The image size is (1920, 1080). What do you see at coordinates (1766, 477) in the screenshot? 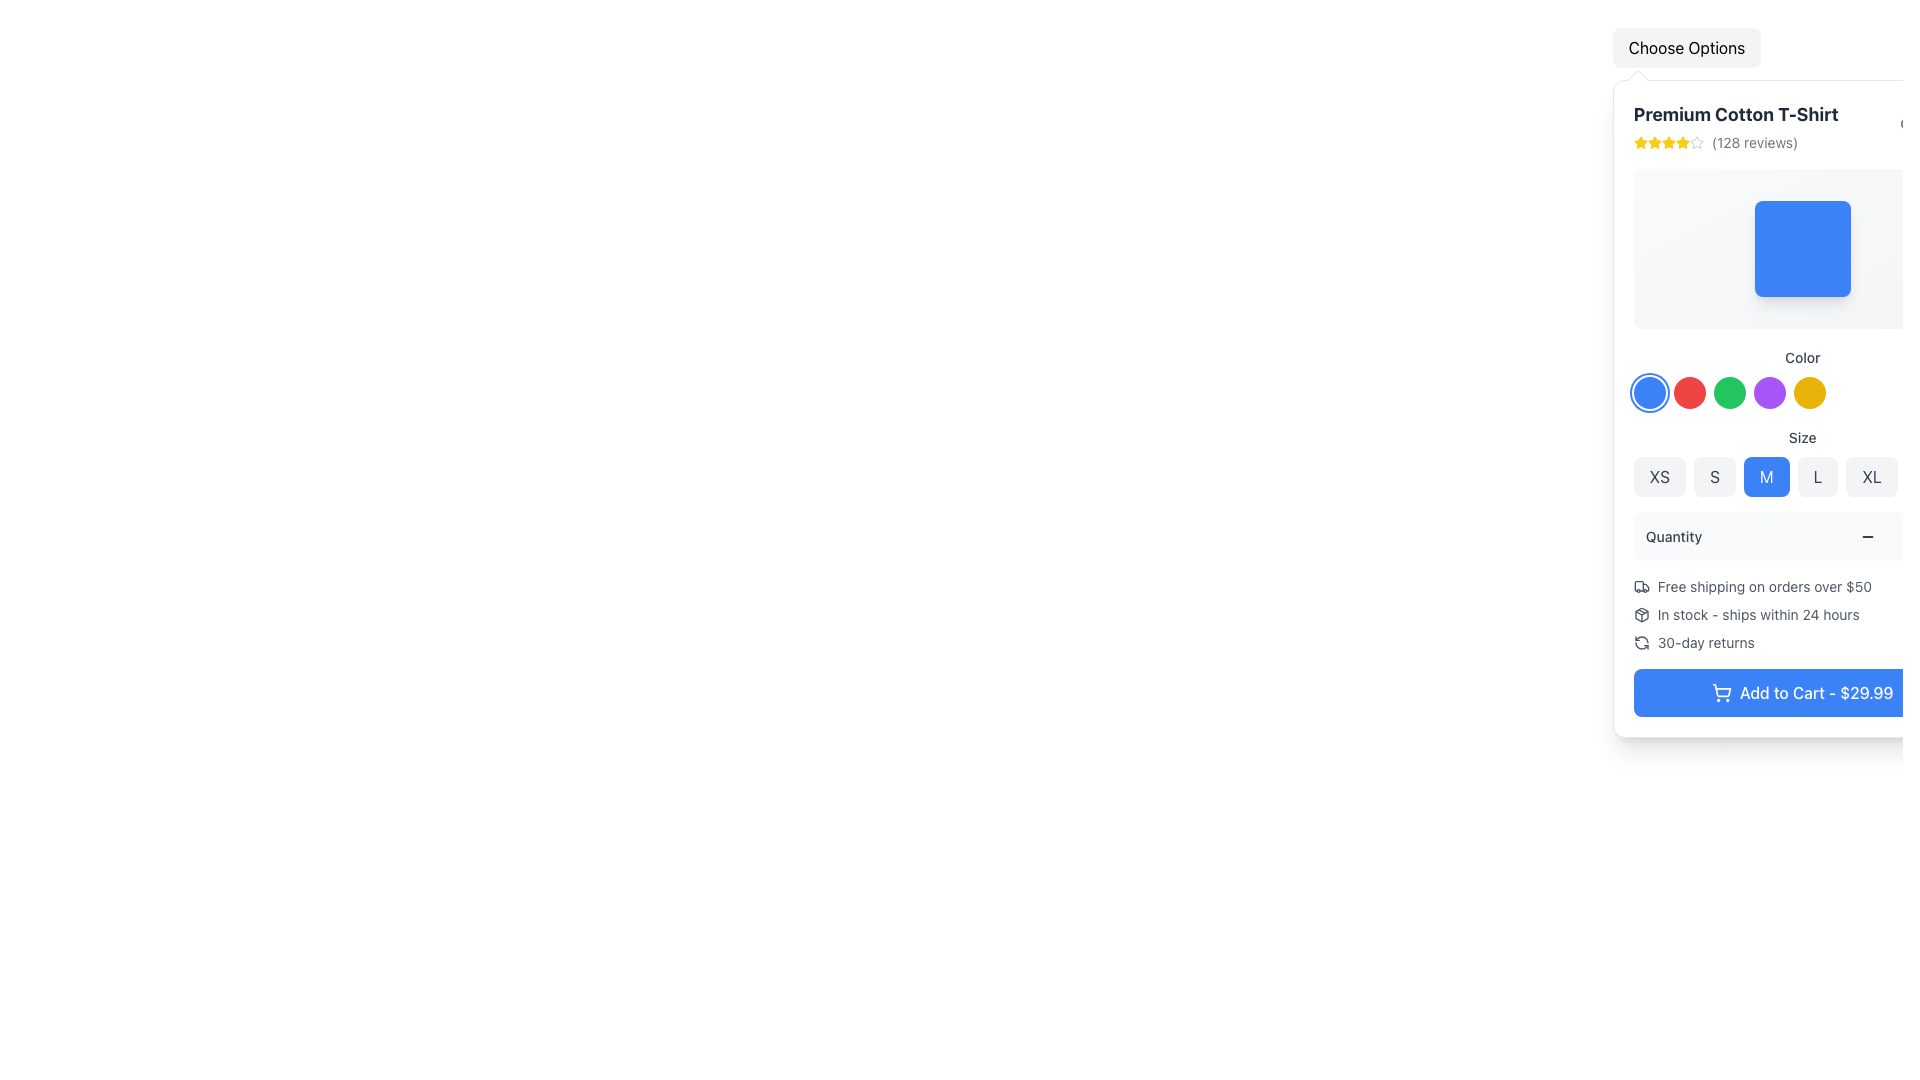
I see `the 'Medium' size option button located in the size selector group, which is the third button in the row of size options` at bounding box center [1766, 477].